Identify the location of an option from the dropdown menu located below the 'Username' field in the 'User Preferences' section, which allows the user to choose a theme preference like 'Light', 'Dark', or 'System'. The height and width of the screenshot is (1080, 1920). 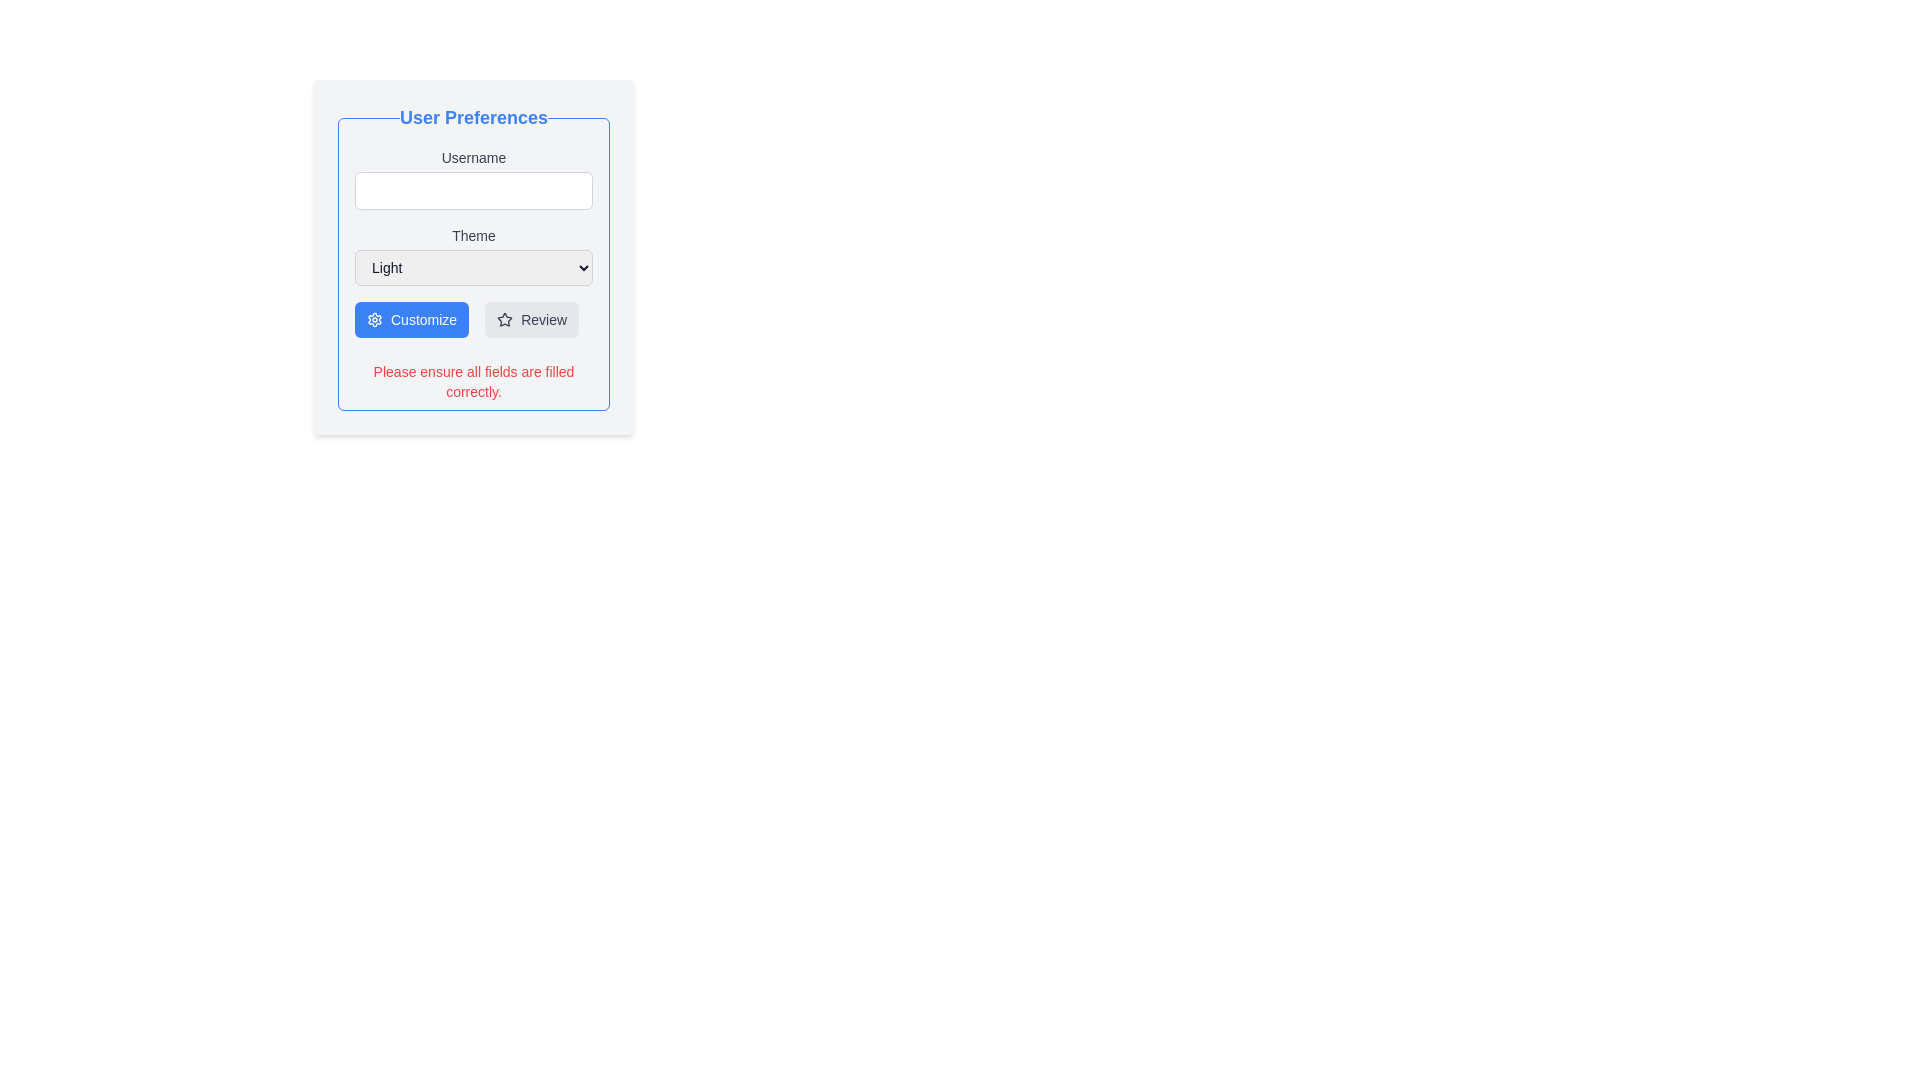
(473, 254).